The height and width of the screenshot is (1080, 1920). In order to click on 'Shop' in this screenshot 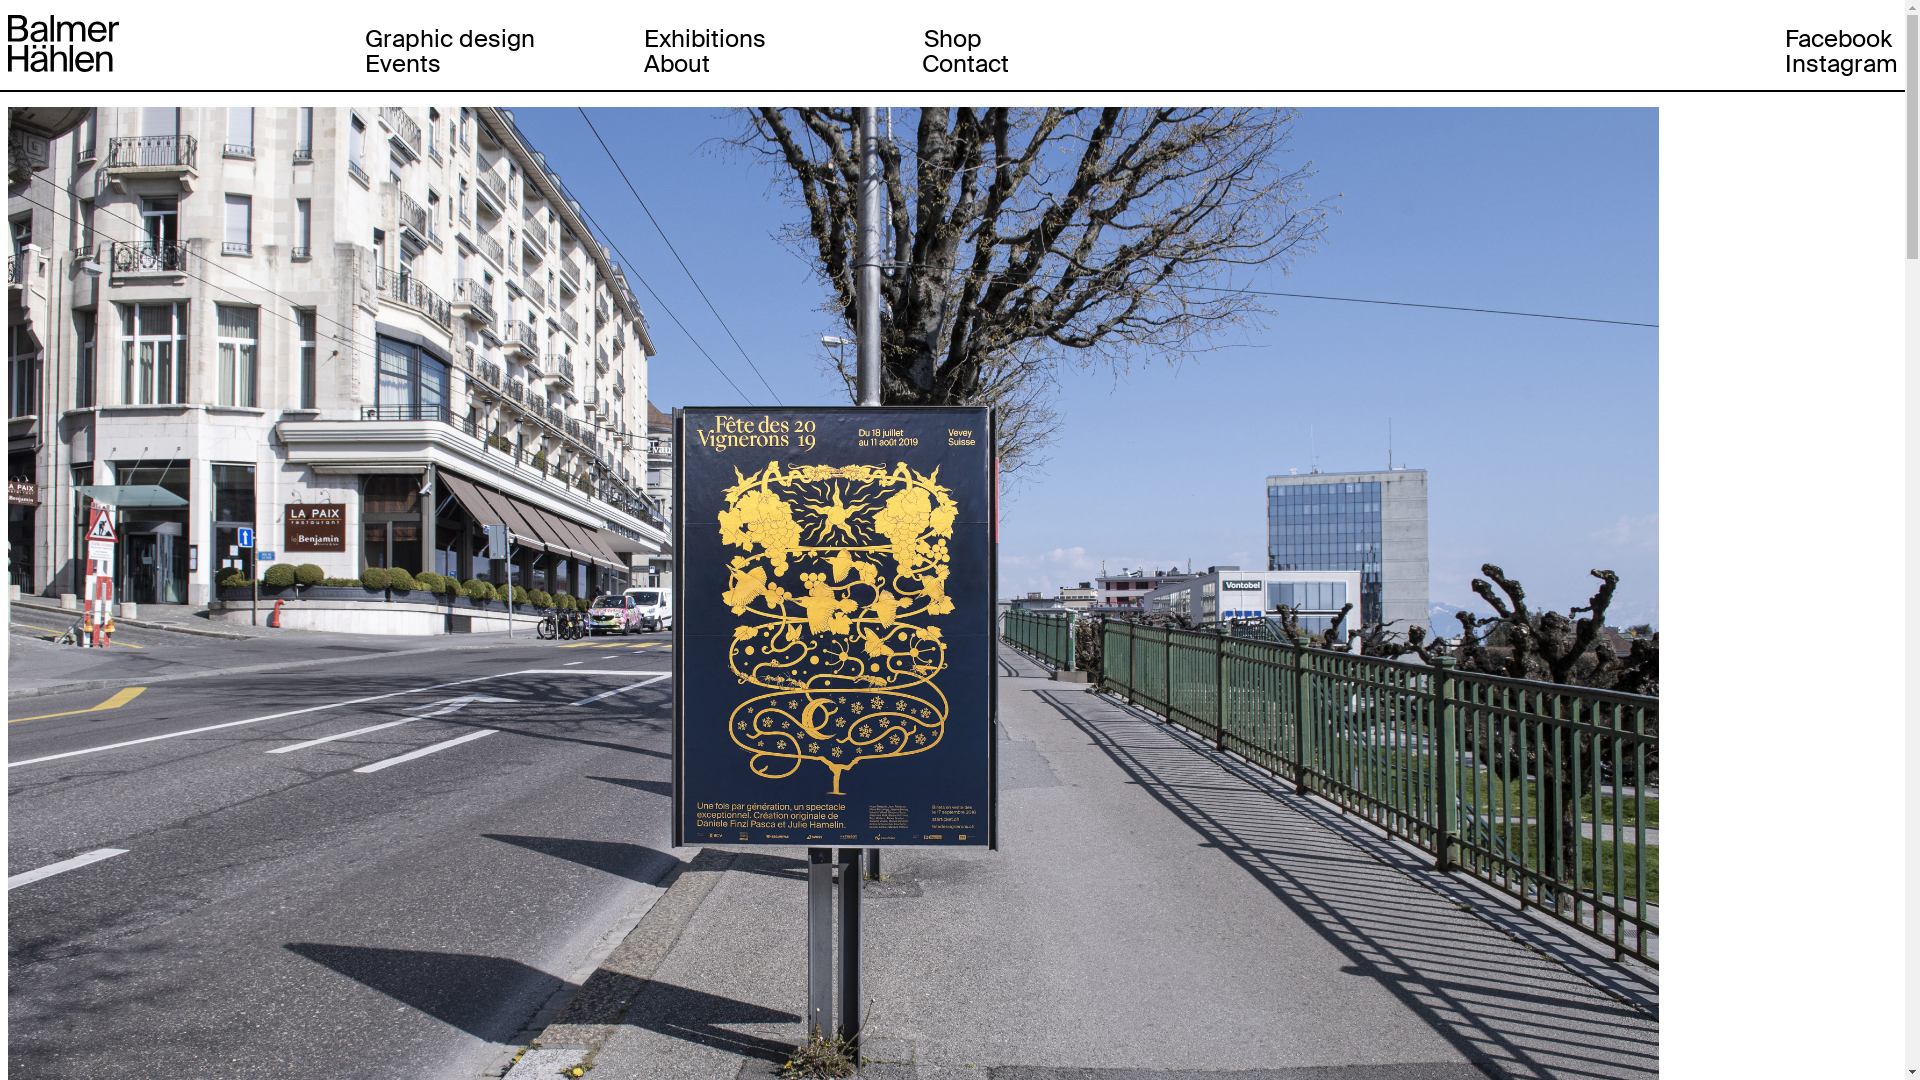, I will do `click(952, 38)`.